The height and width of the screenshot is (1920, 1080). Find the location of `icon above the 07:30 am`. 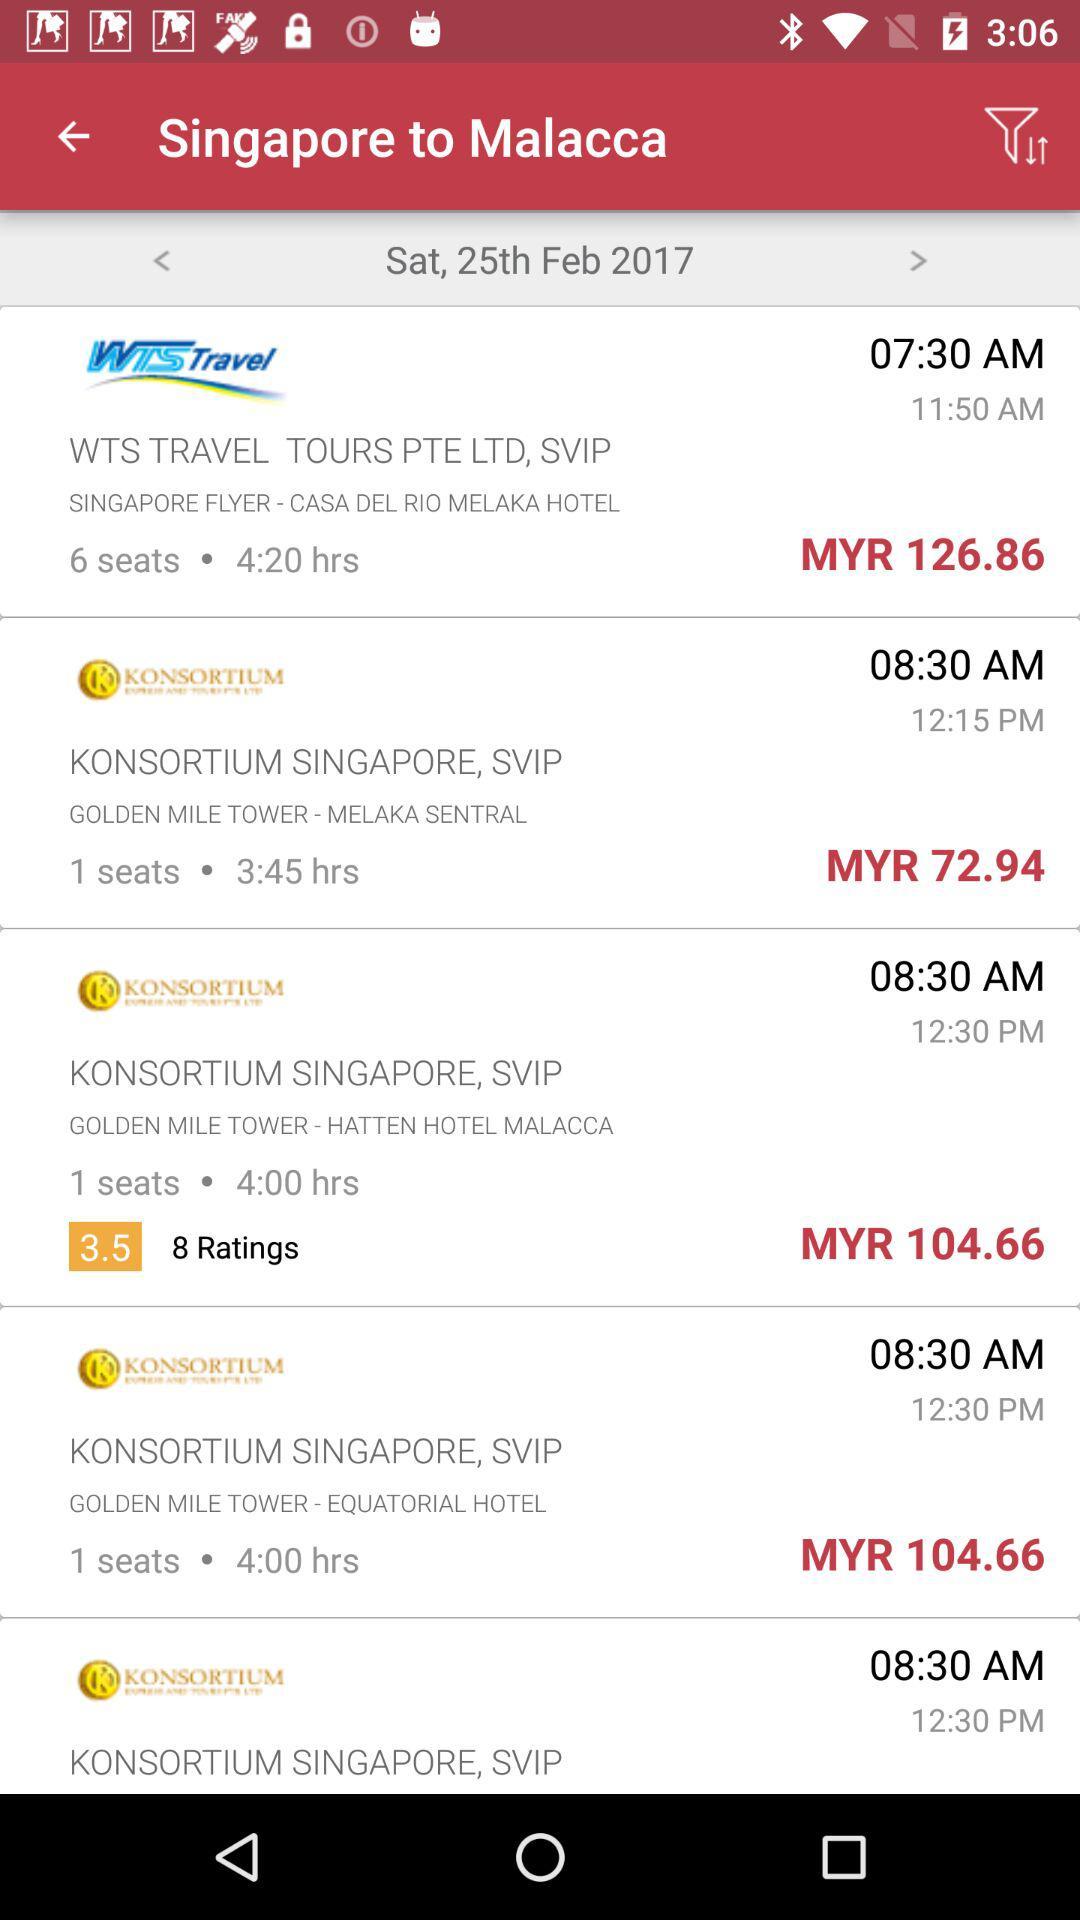

icon above the 07:30 am is located at coordinates (918, 257).